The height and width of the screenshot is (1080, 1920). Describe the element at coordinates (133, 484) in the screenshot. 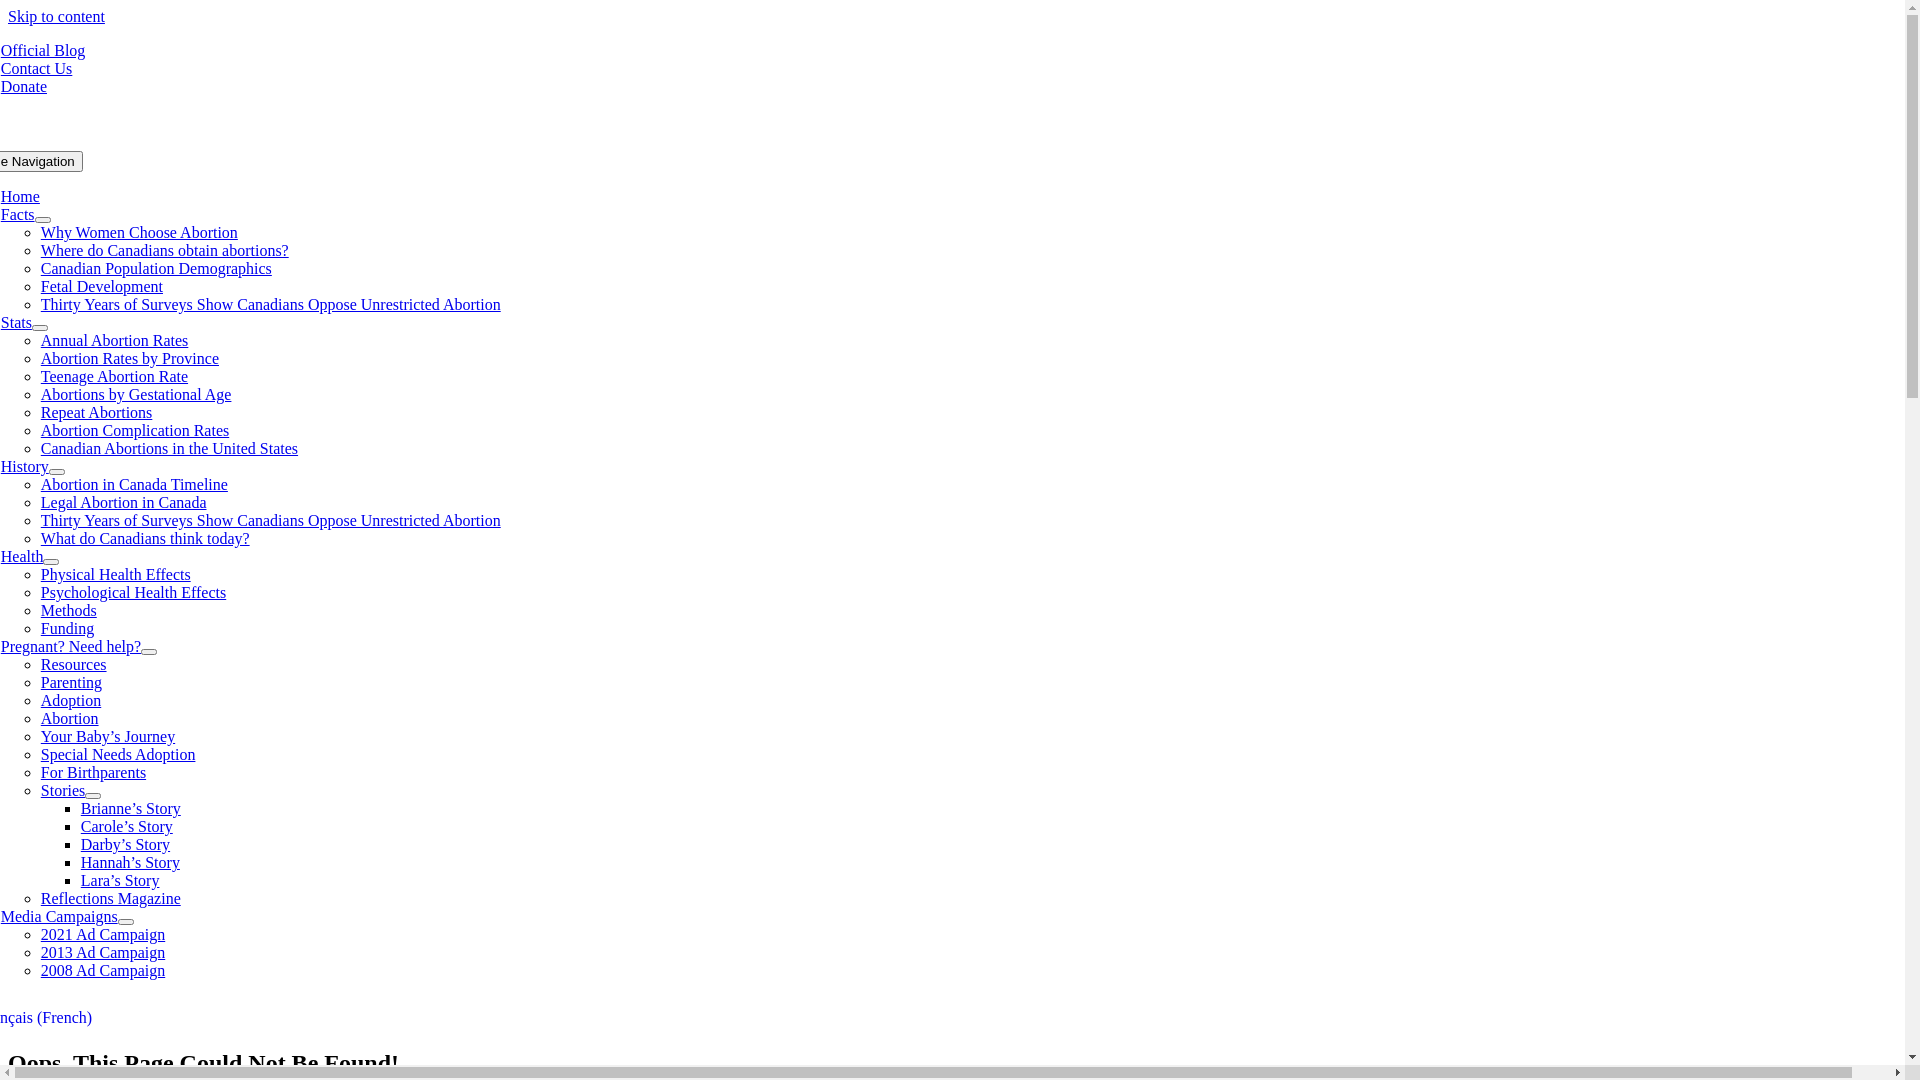

I see `'Abortion in Canada Timeline'` at that location.